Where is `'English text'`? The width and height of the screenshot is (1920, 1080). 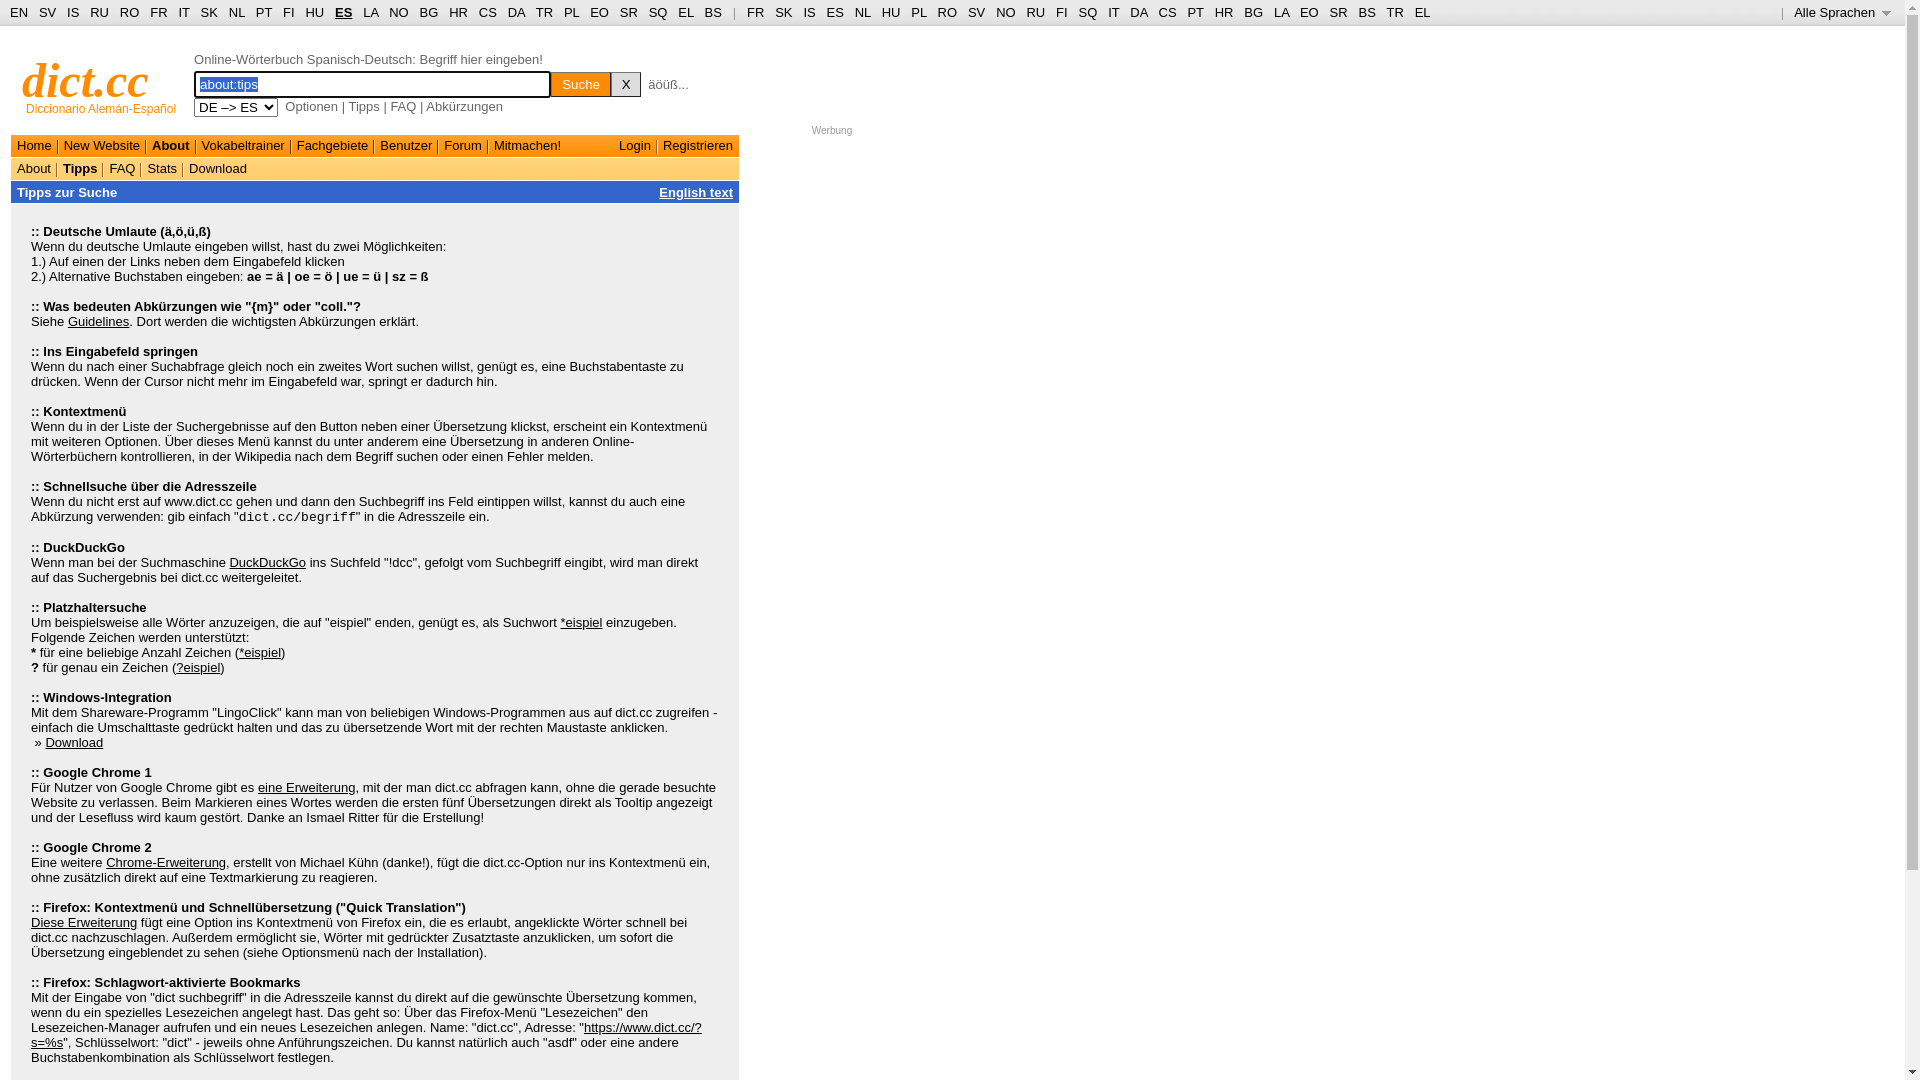 'English text' is located at coordinates (696, 191).